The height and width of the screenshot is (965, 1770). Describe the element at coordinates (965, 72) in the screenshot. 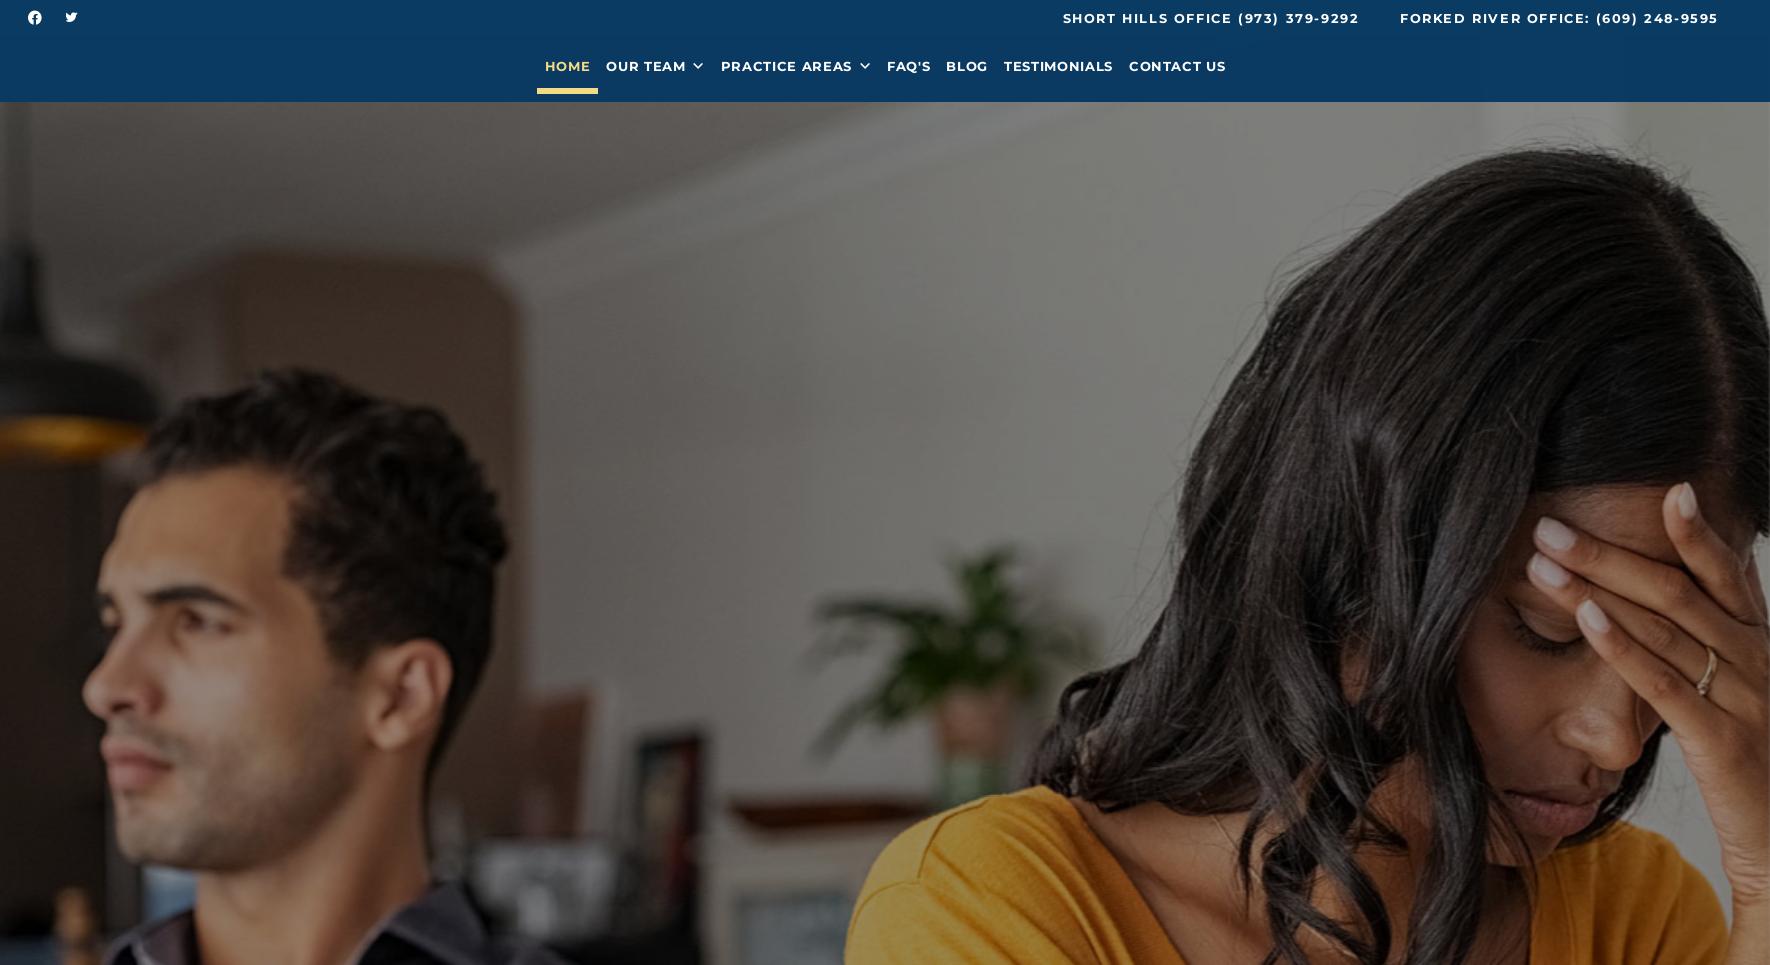

I see `'Blog'` at that location.